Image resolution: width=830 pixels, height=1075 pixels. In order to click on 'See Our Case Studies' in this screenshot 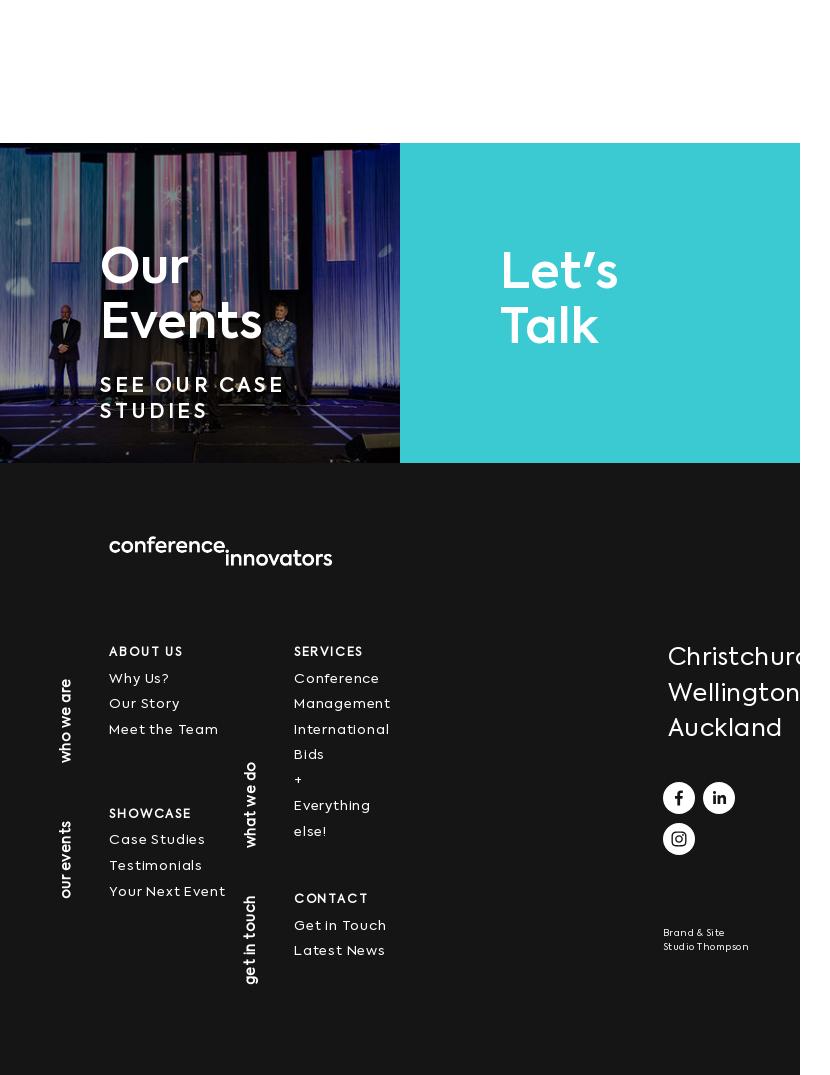, I will do `click(191, 398)`.